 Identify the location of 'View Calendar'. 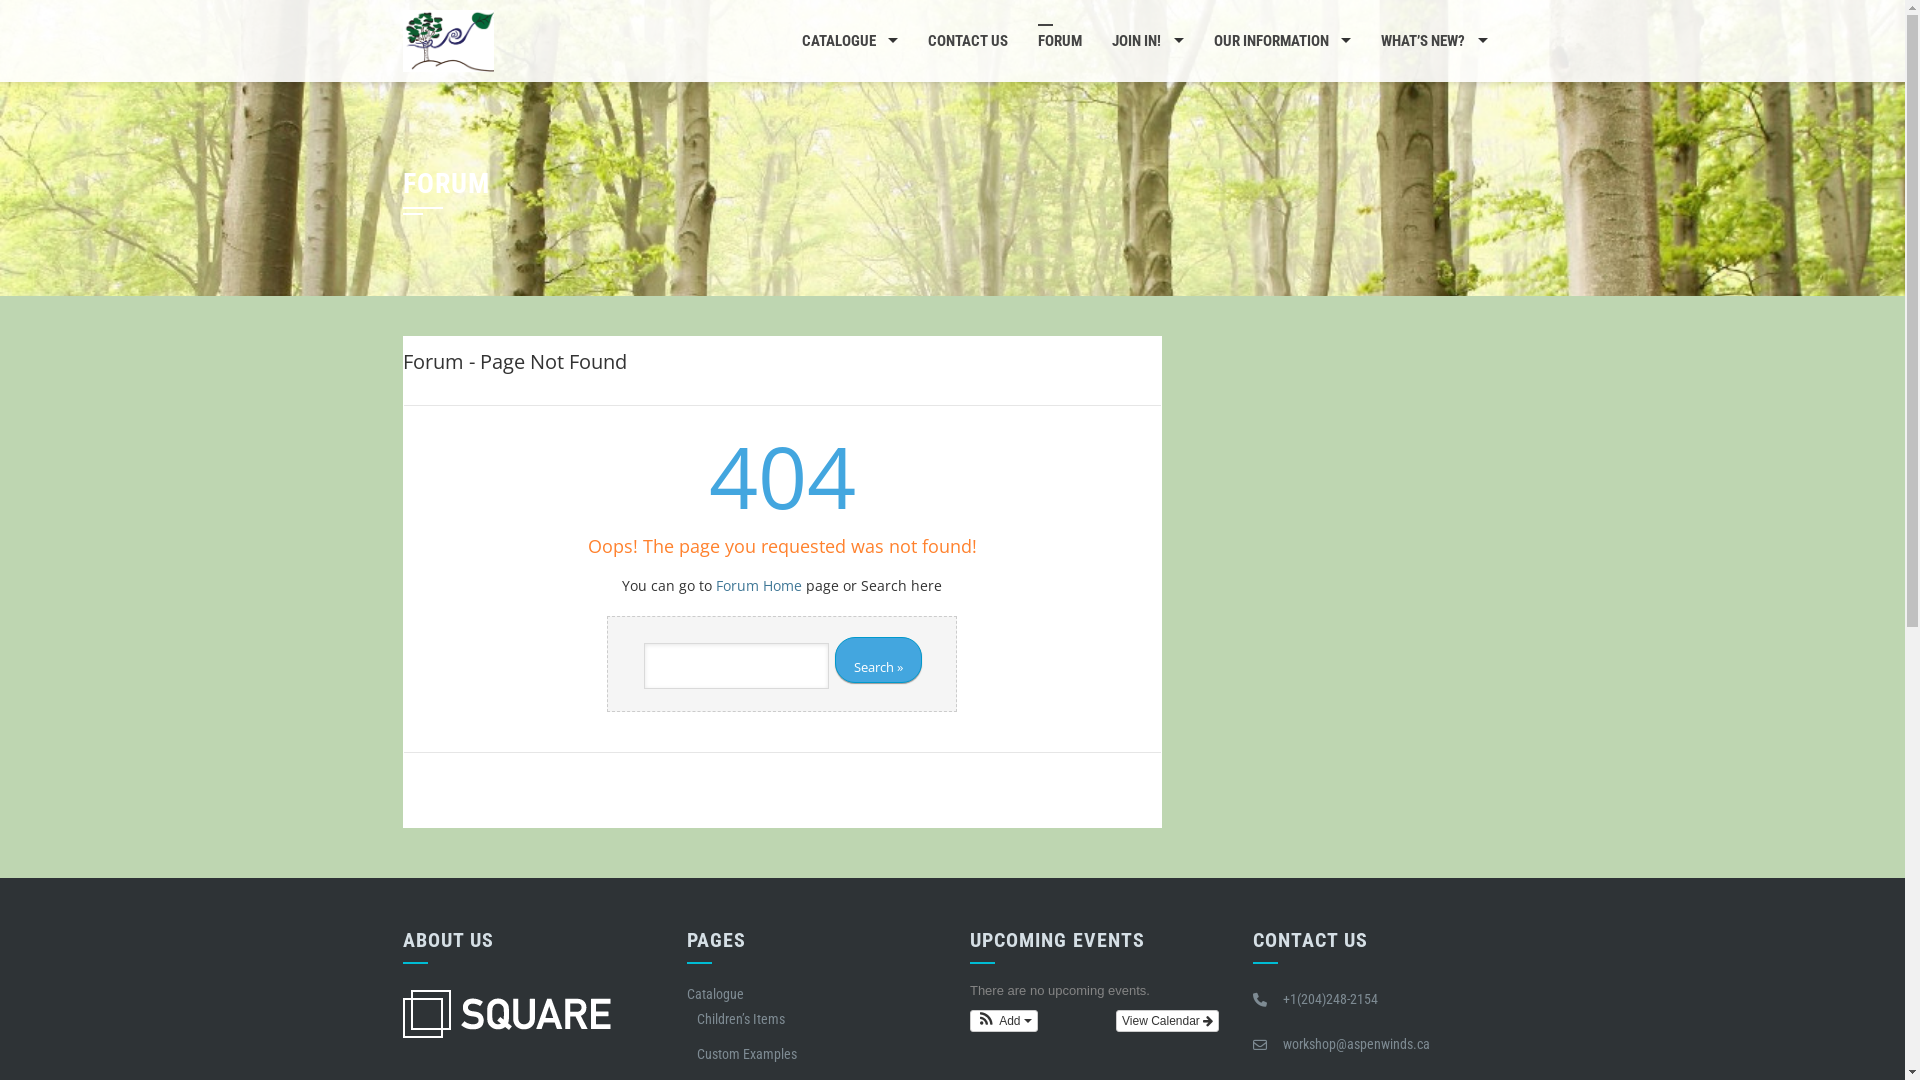
(1167, 1021).